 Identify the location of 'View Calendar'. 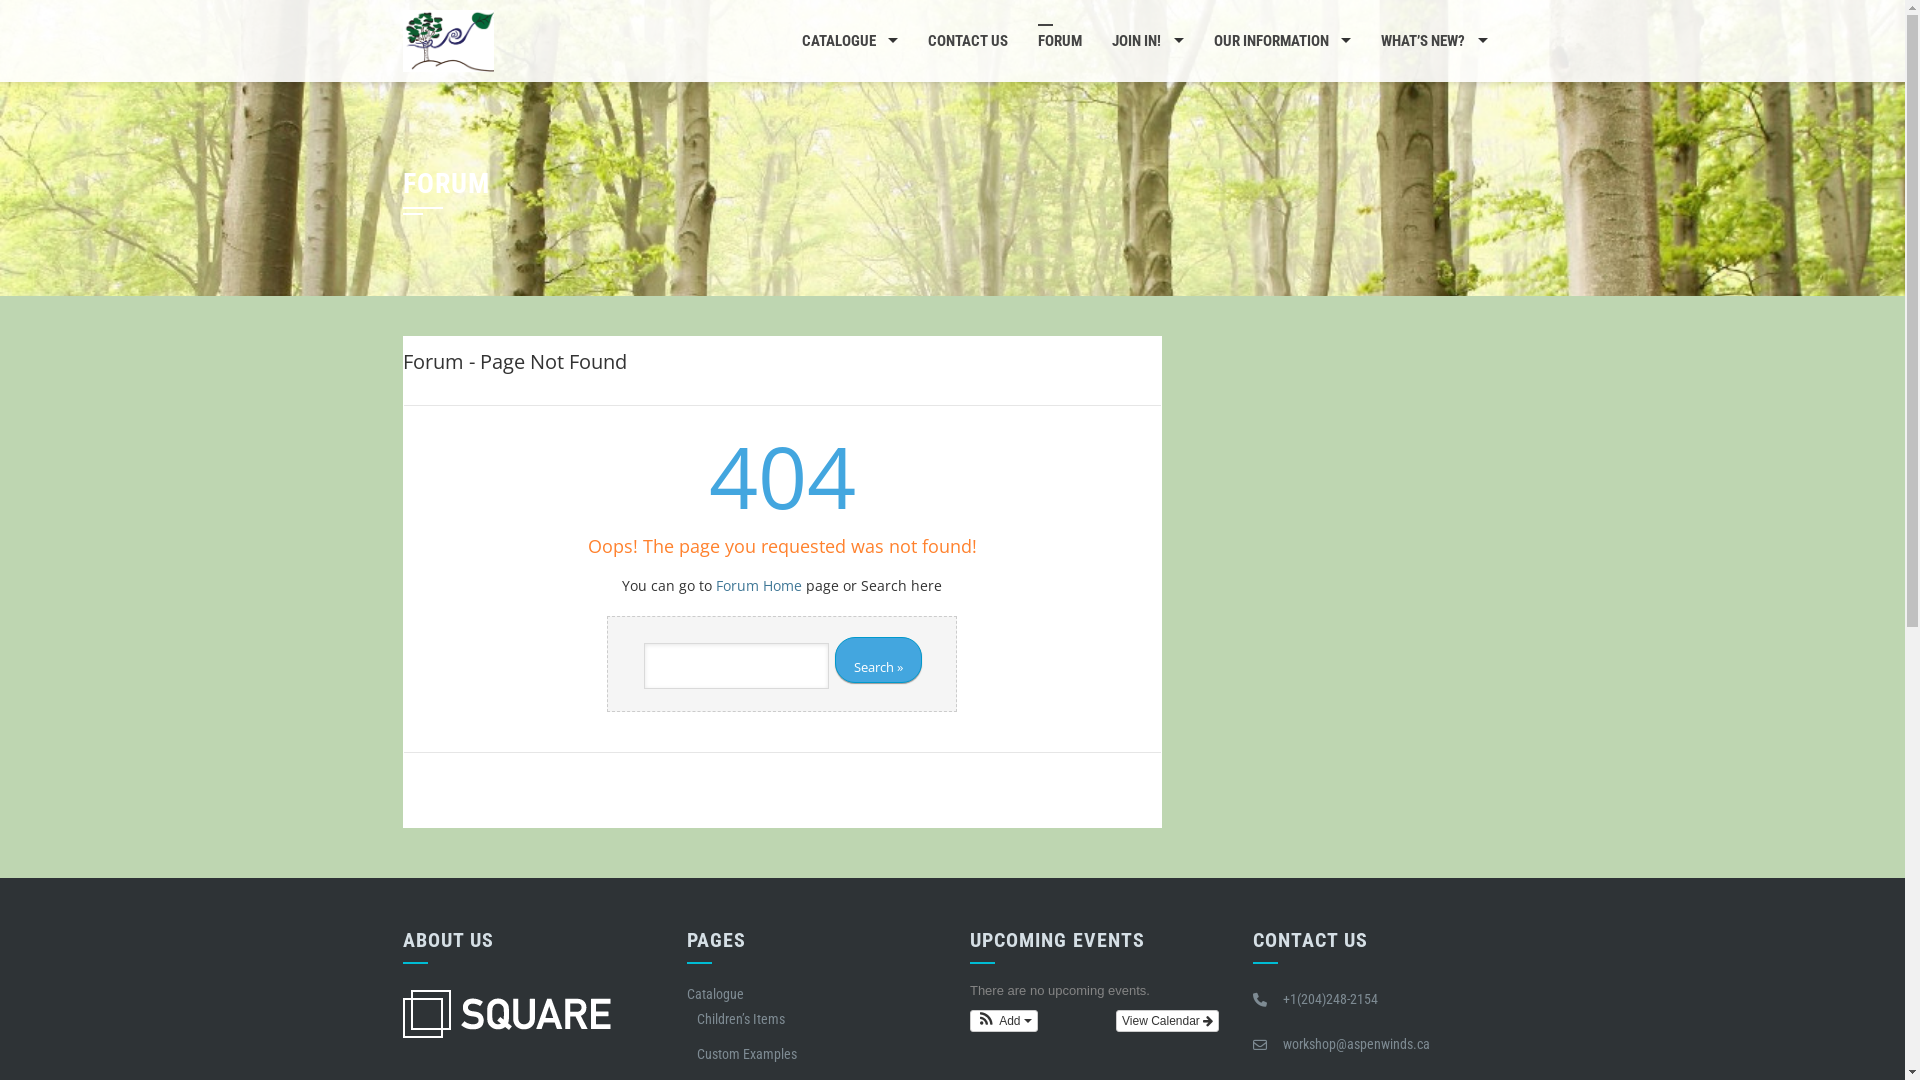
(1167, 1021).